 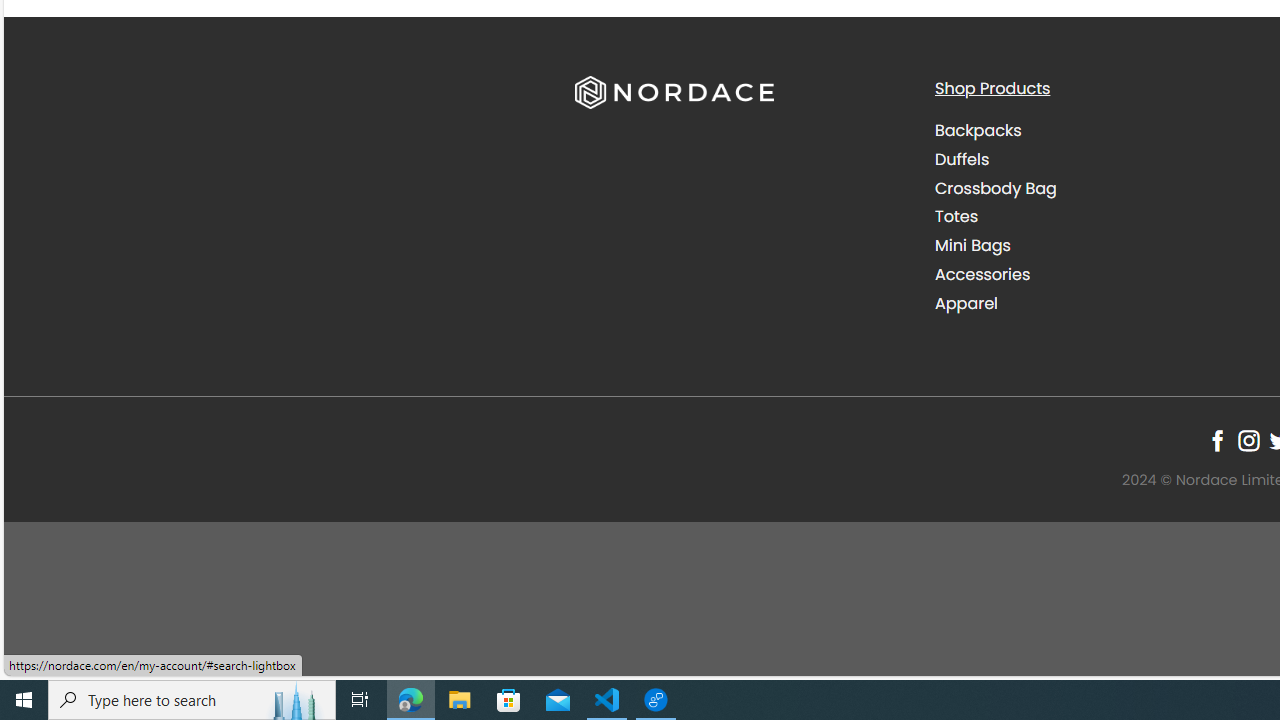 I want to click on 'Mini Bags', so click(x=972, y=244).